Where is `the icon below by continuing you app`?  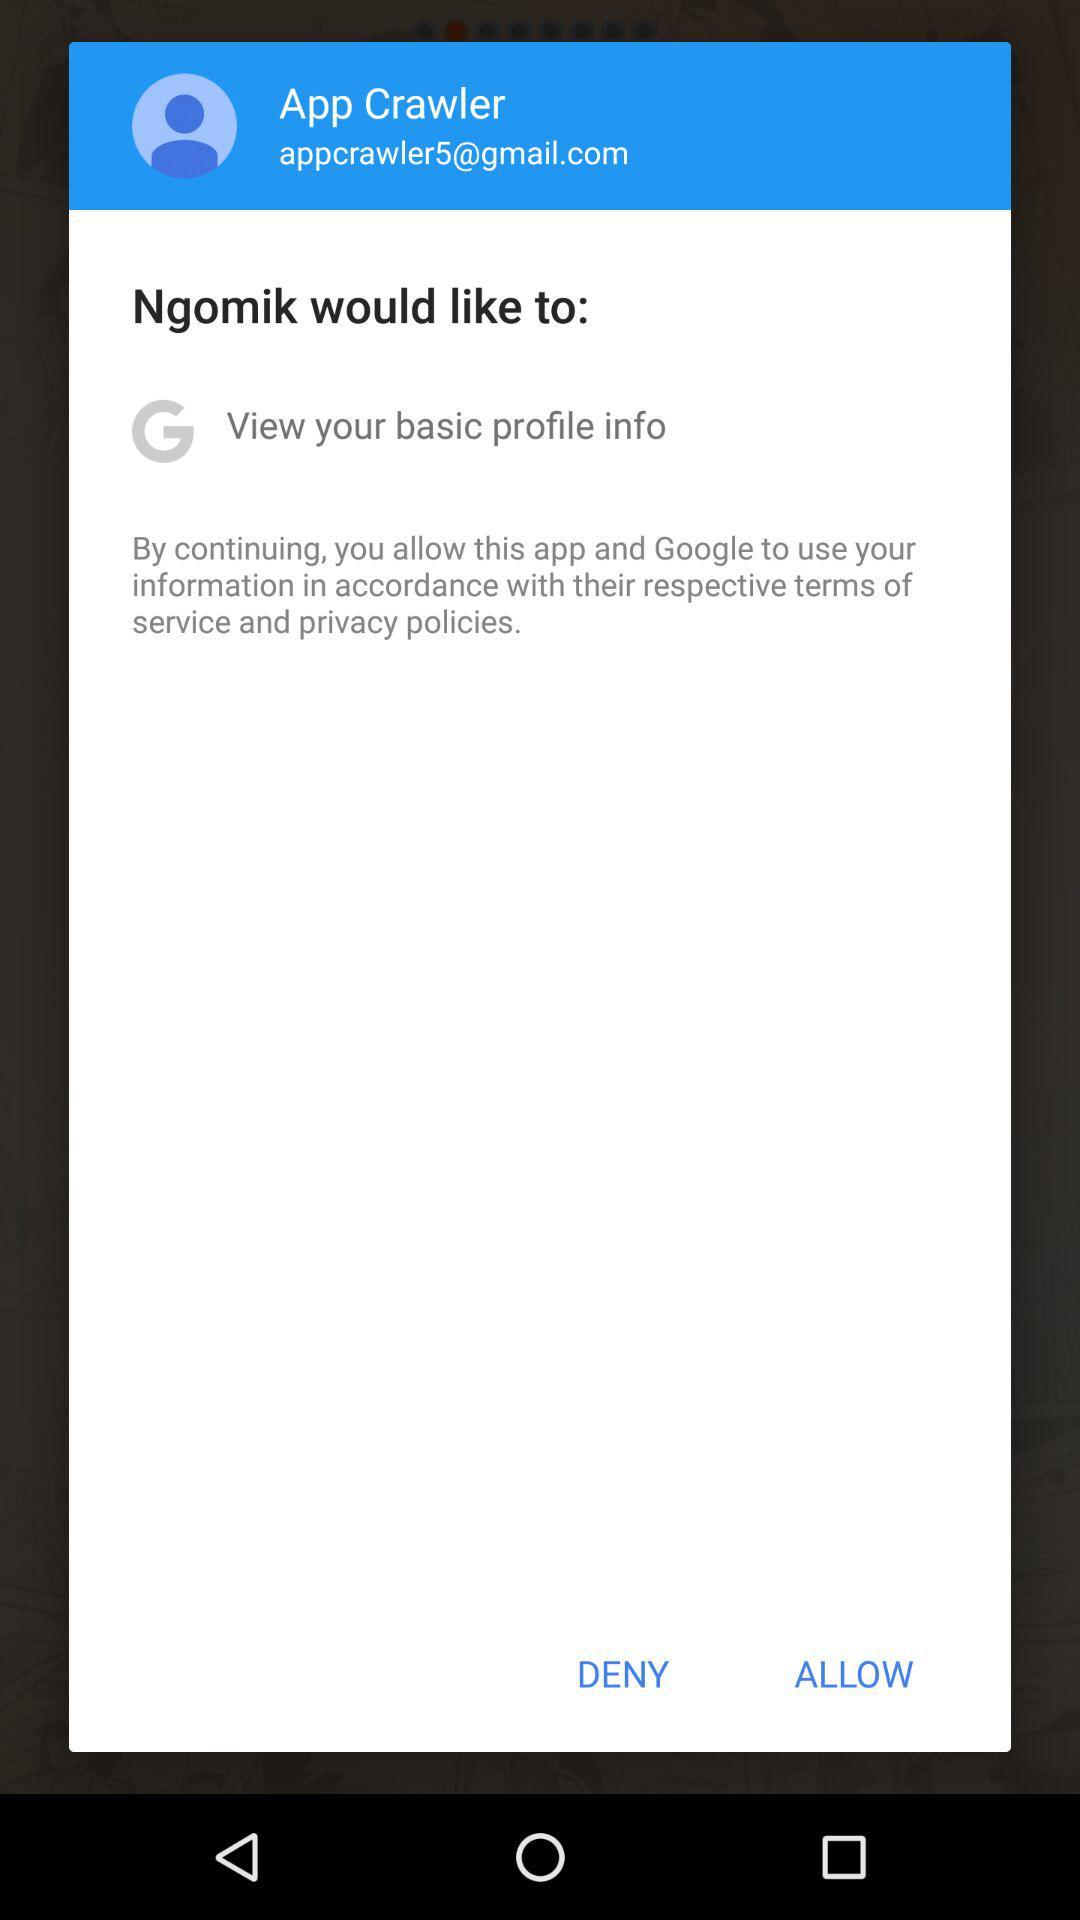 the icon below by continuing you app is located at coordinates (621, 1673).